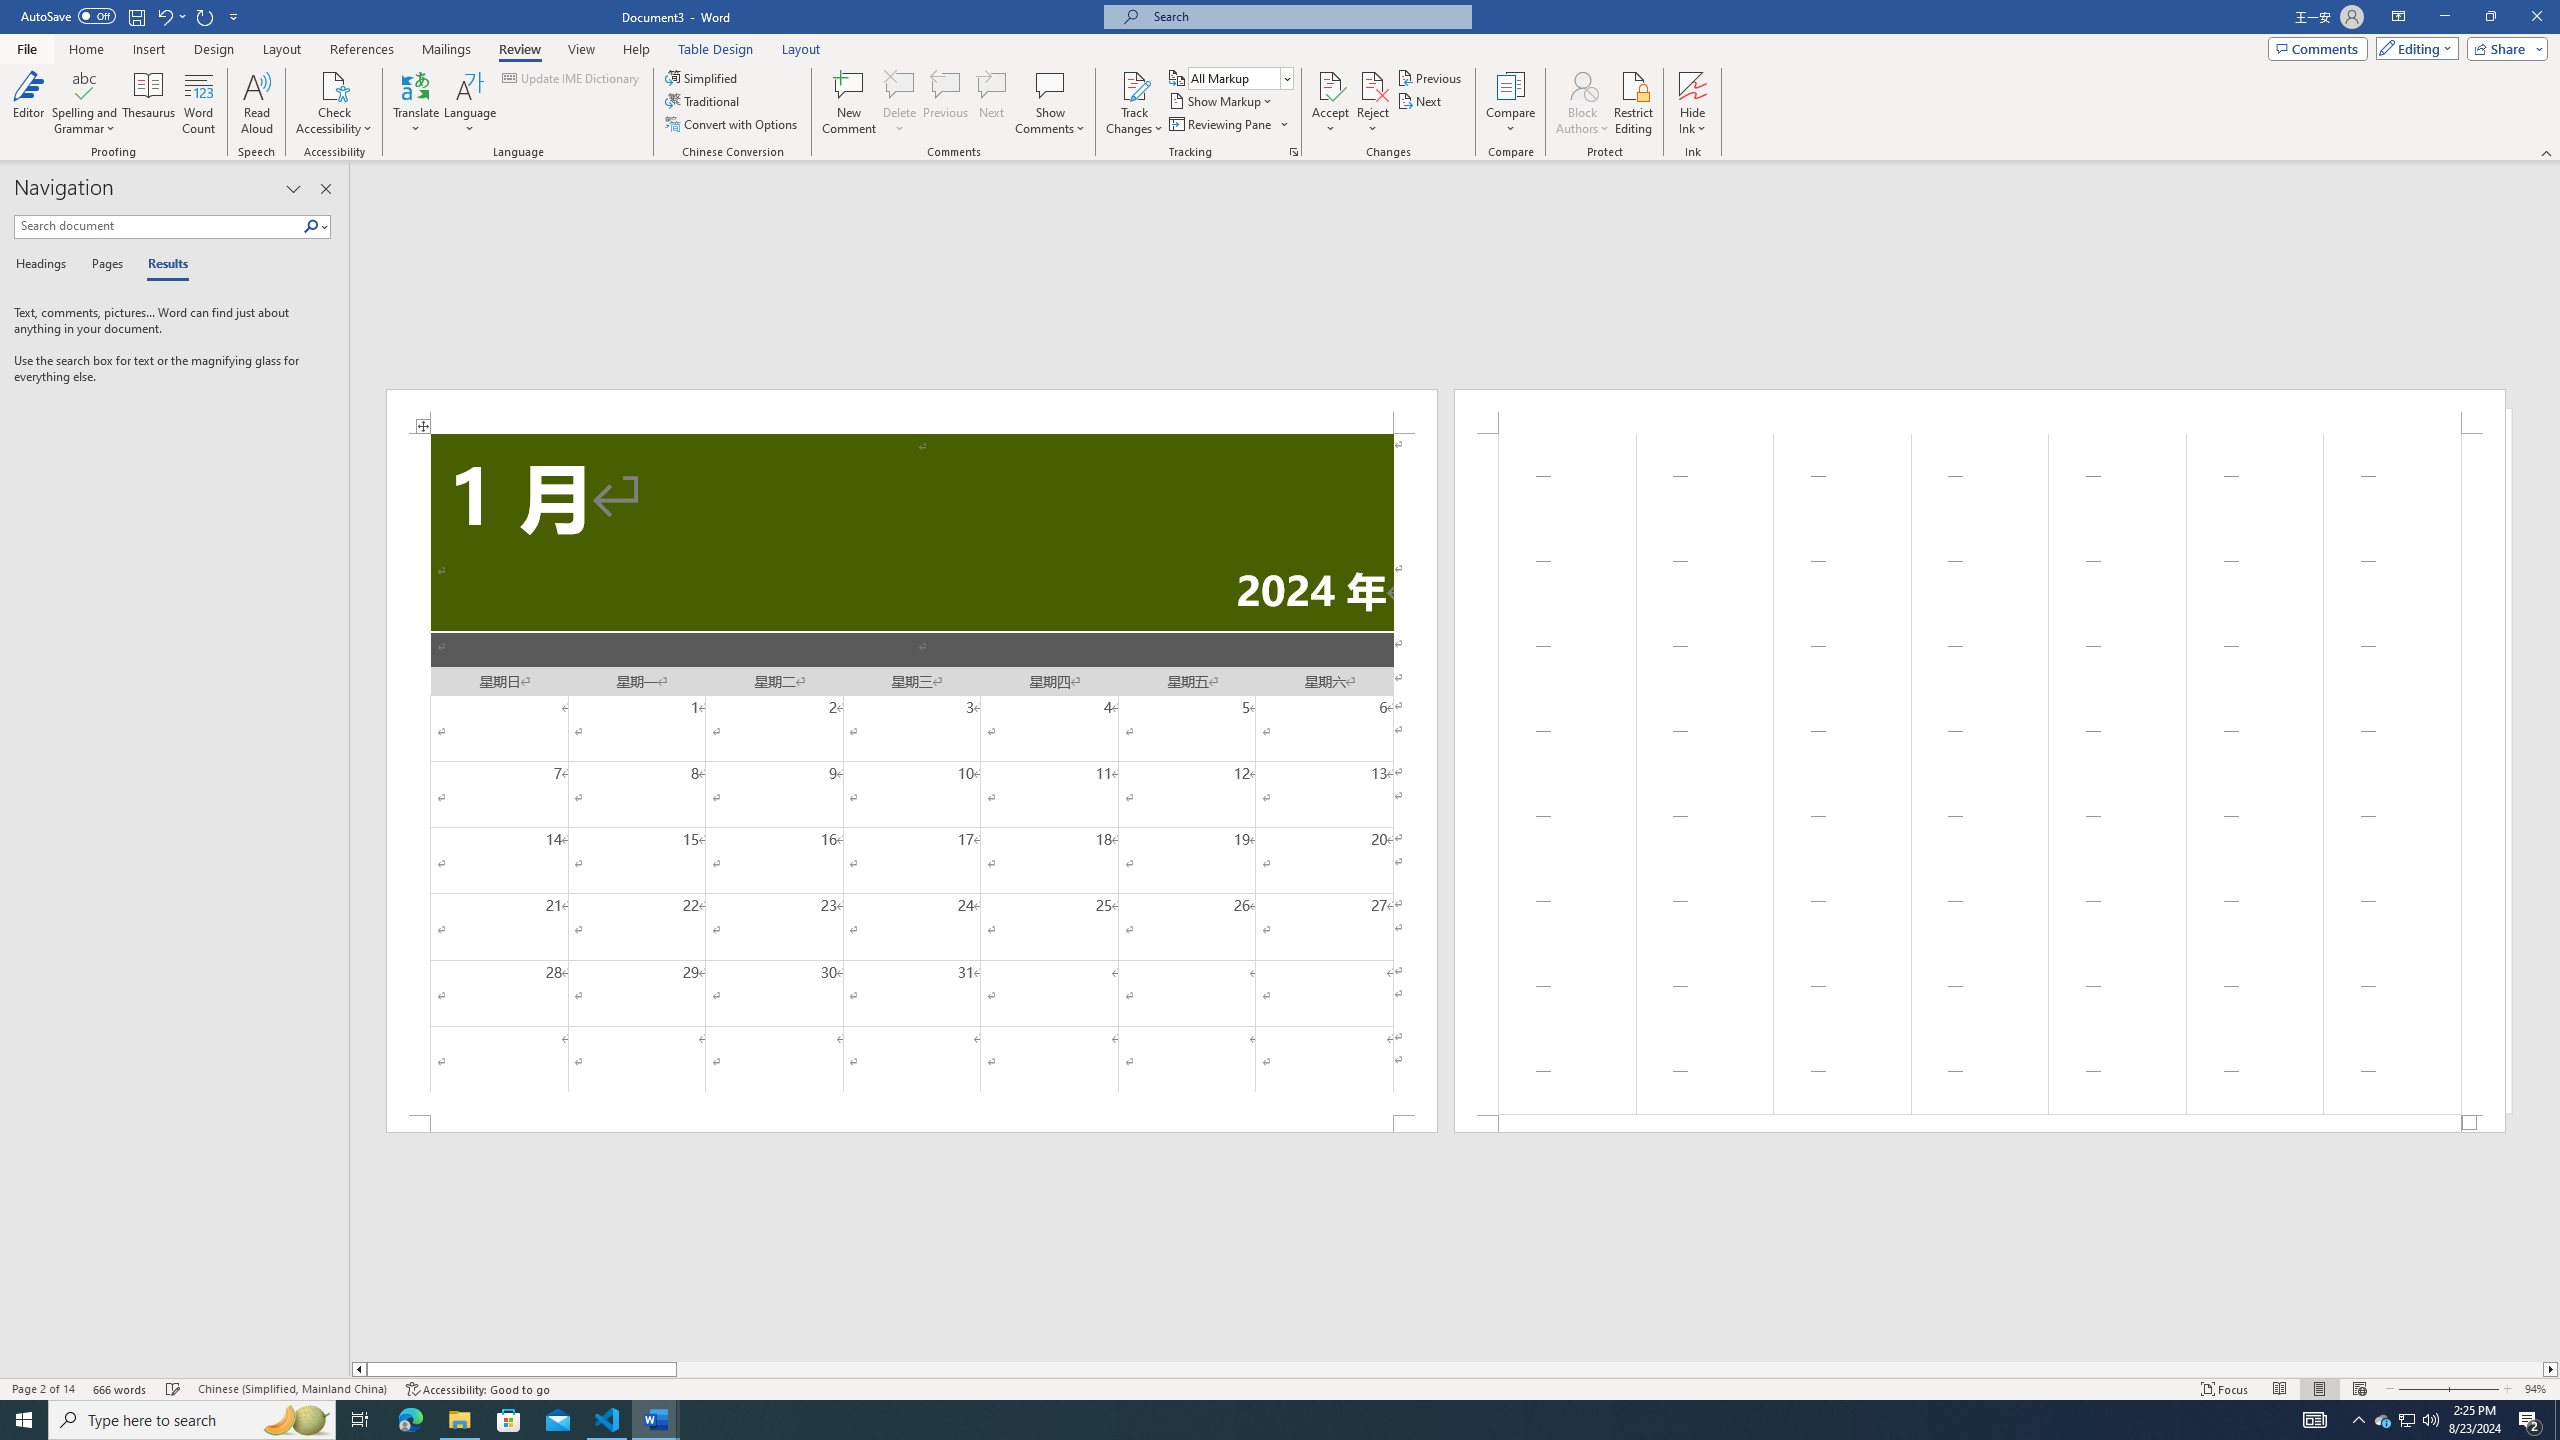  Describe the element at coordinates (1373, 103) in the screenshot. I see `'Reject'` at that location.